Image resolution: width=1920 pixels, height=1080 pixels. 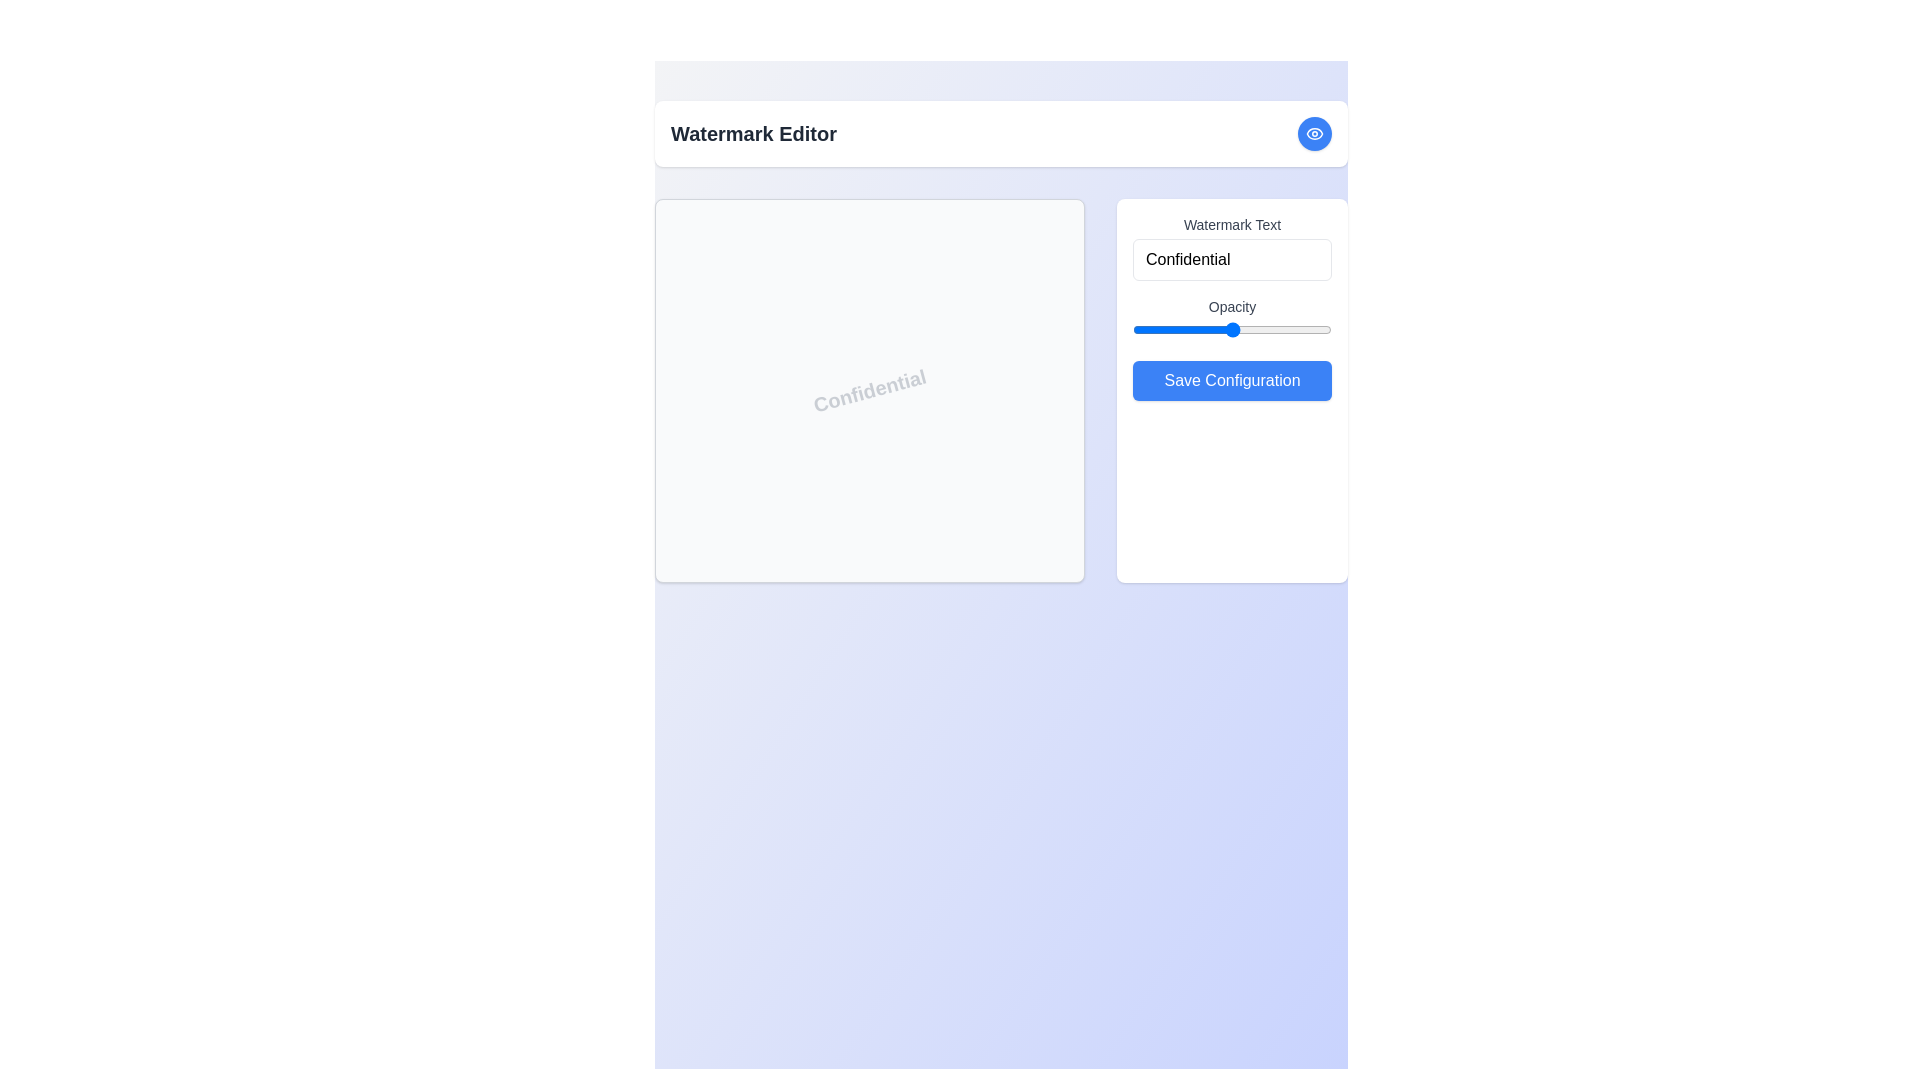 I want to click on the blue 'Save Configuration' button in the Panel with input controls to apply changes, so click(x=1231, y=390).